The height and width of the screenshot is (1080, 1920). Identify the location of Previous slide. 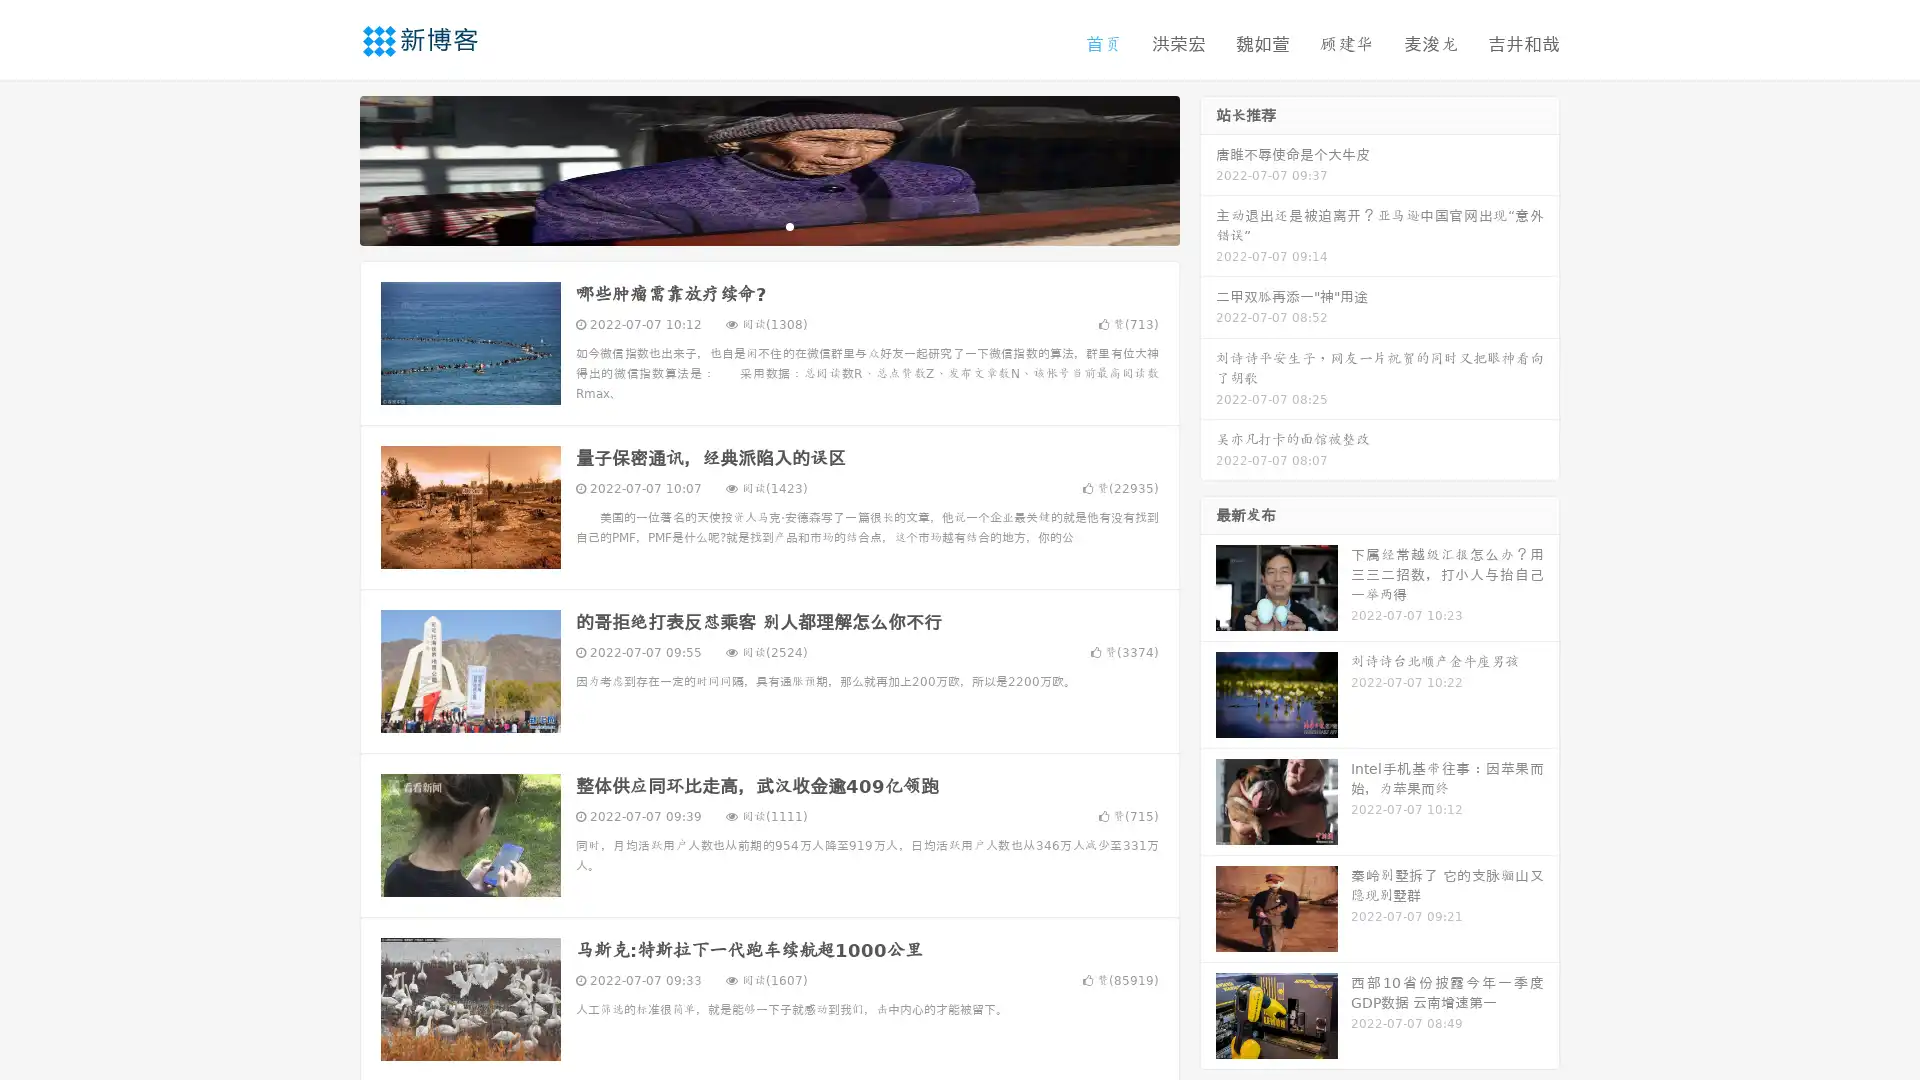
(330, 168).